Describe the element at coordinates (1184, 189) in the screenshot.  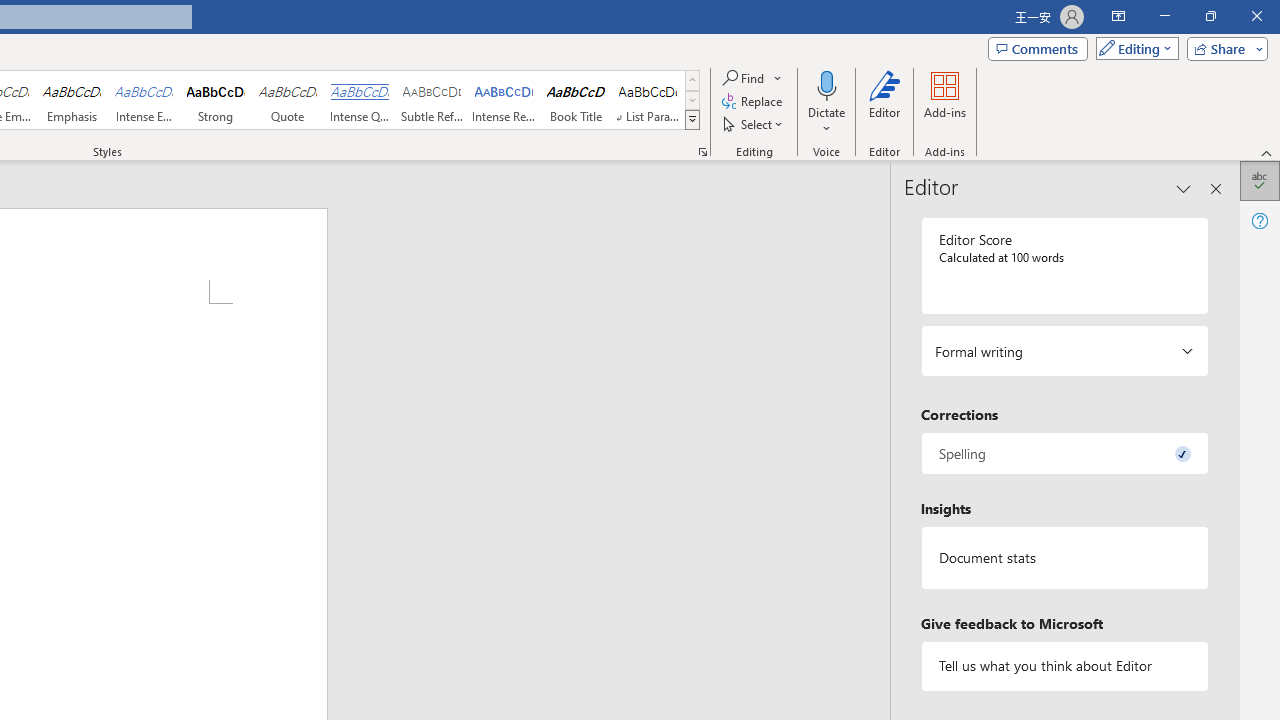
I see `'Task Pane Options'` at that location.